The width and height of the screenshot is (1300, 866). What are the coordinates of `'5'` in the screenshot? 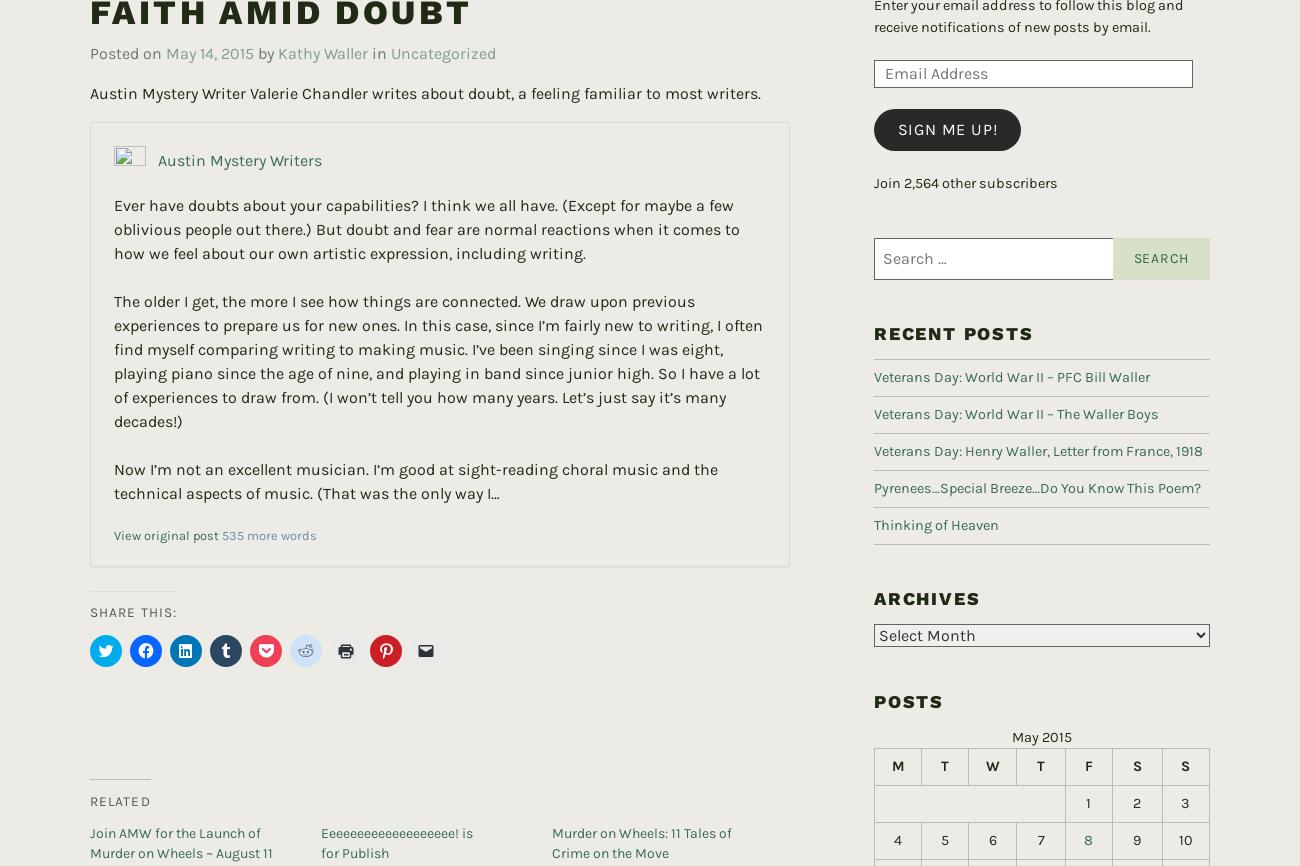 It's located at (944, 807).